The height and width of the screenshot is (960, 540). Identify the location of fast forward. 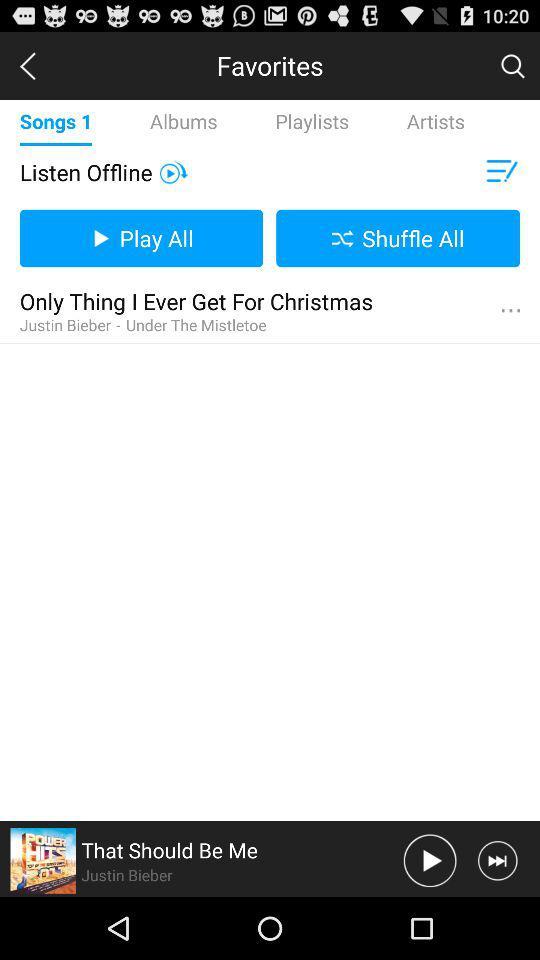
(496, 859).